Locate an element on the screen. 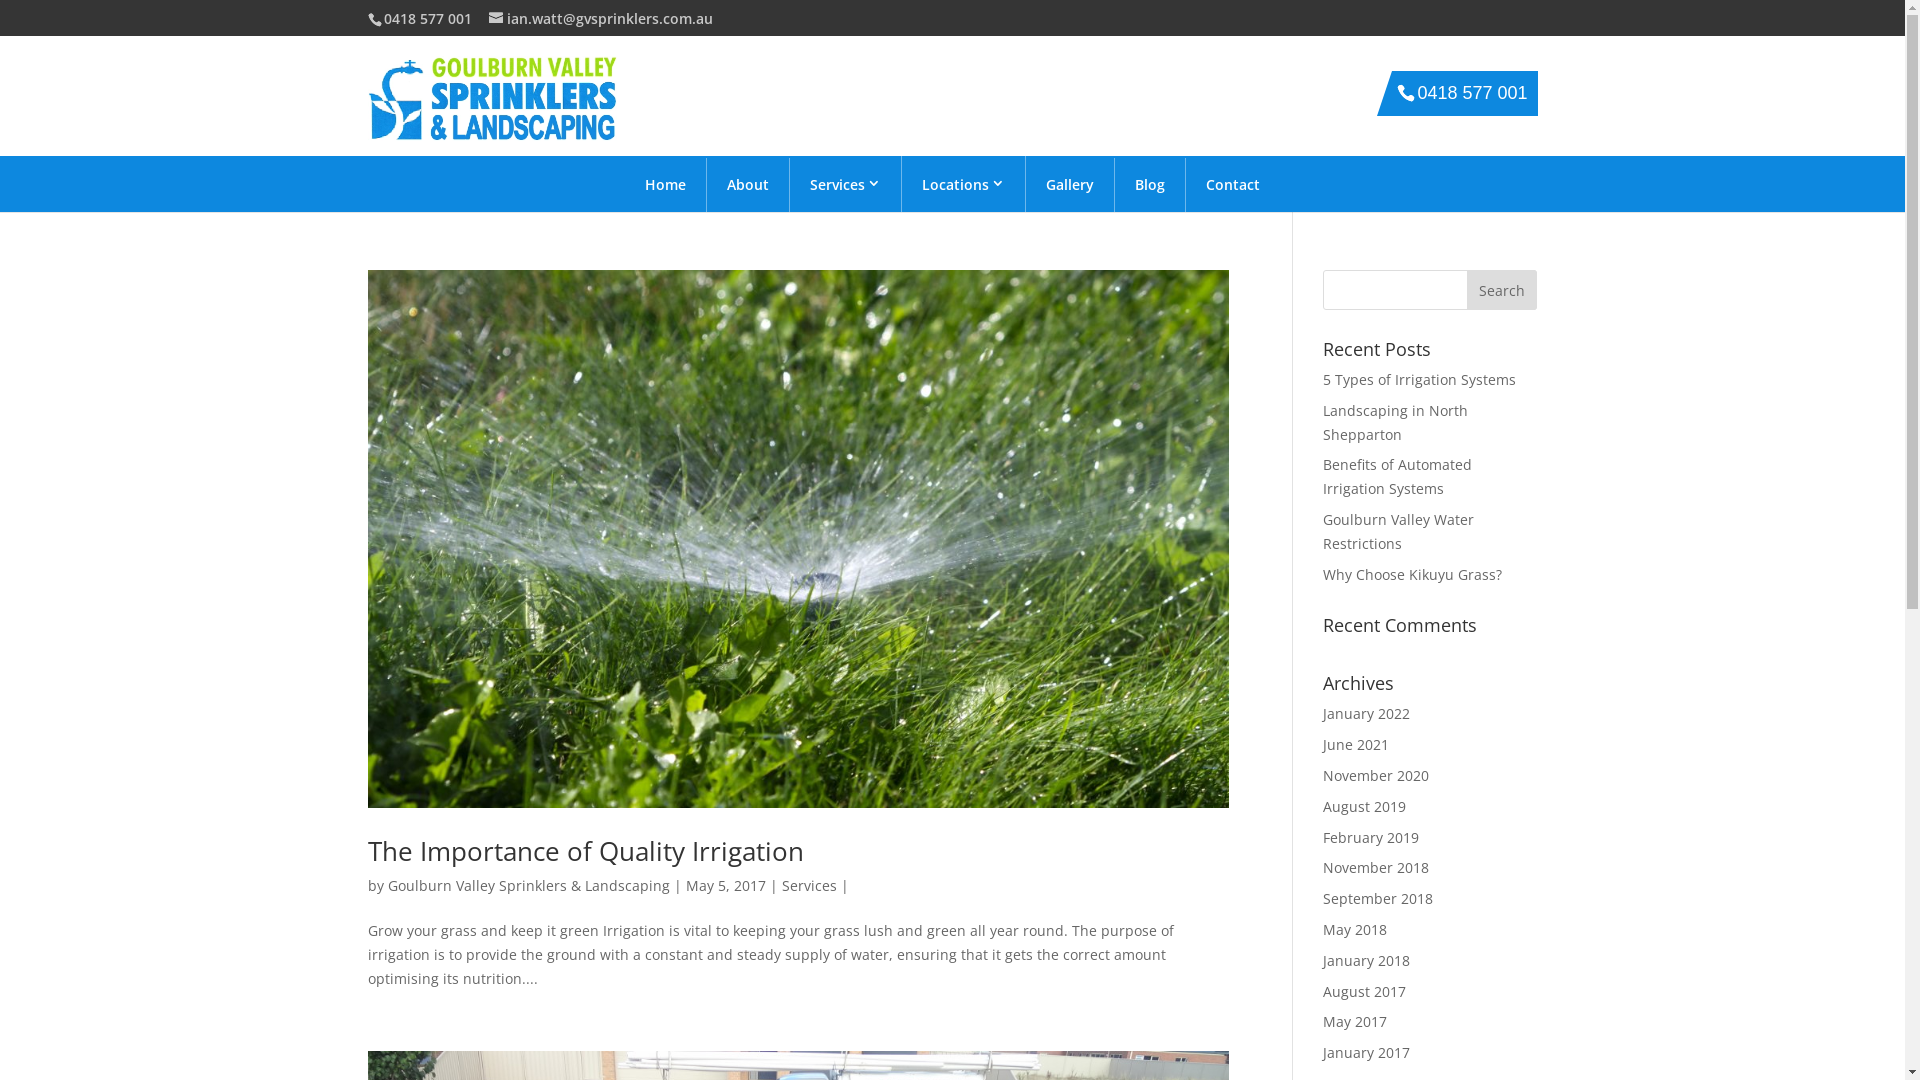  'August 2017' is located at coordinates (1363, 991).